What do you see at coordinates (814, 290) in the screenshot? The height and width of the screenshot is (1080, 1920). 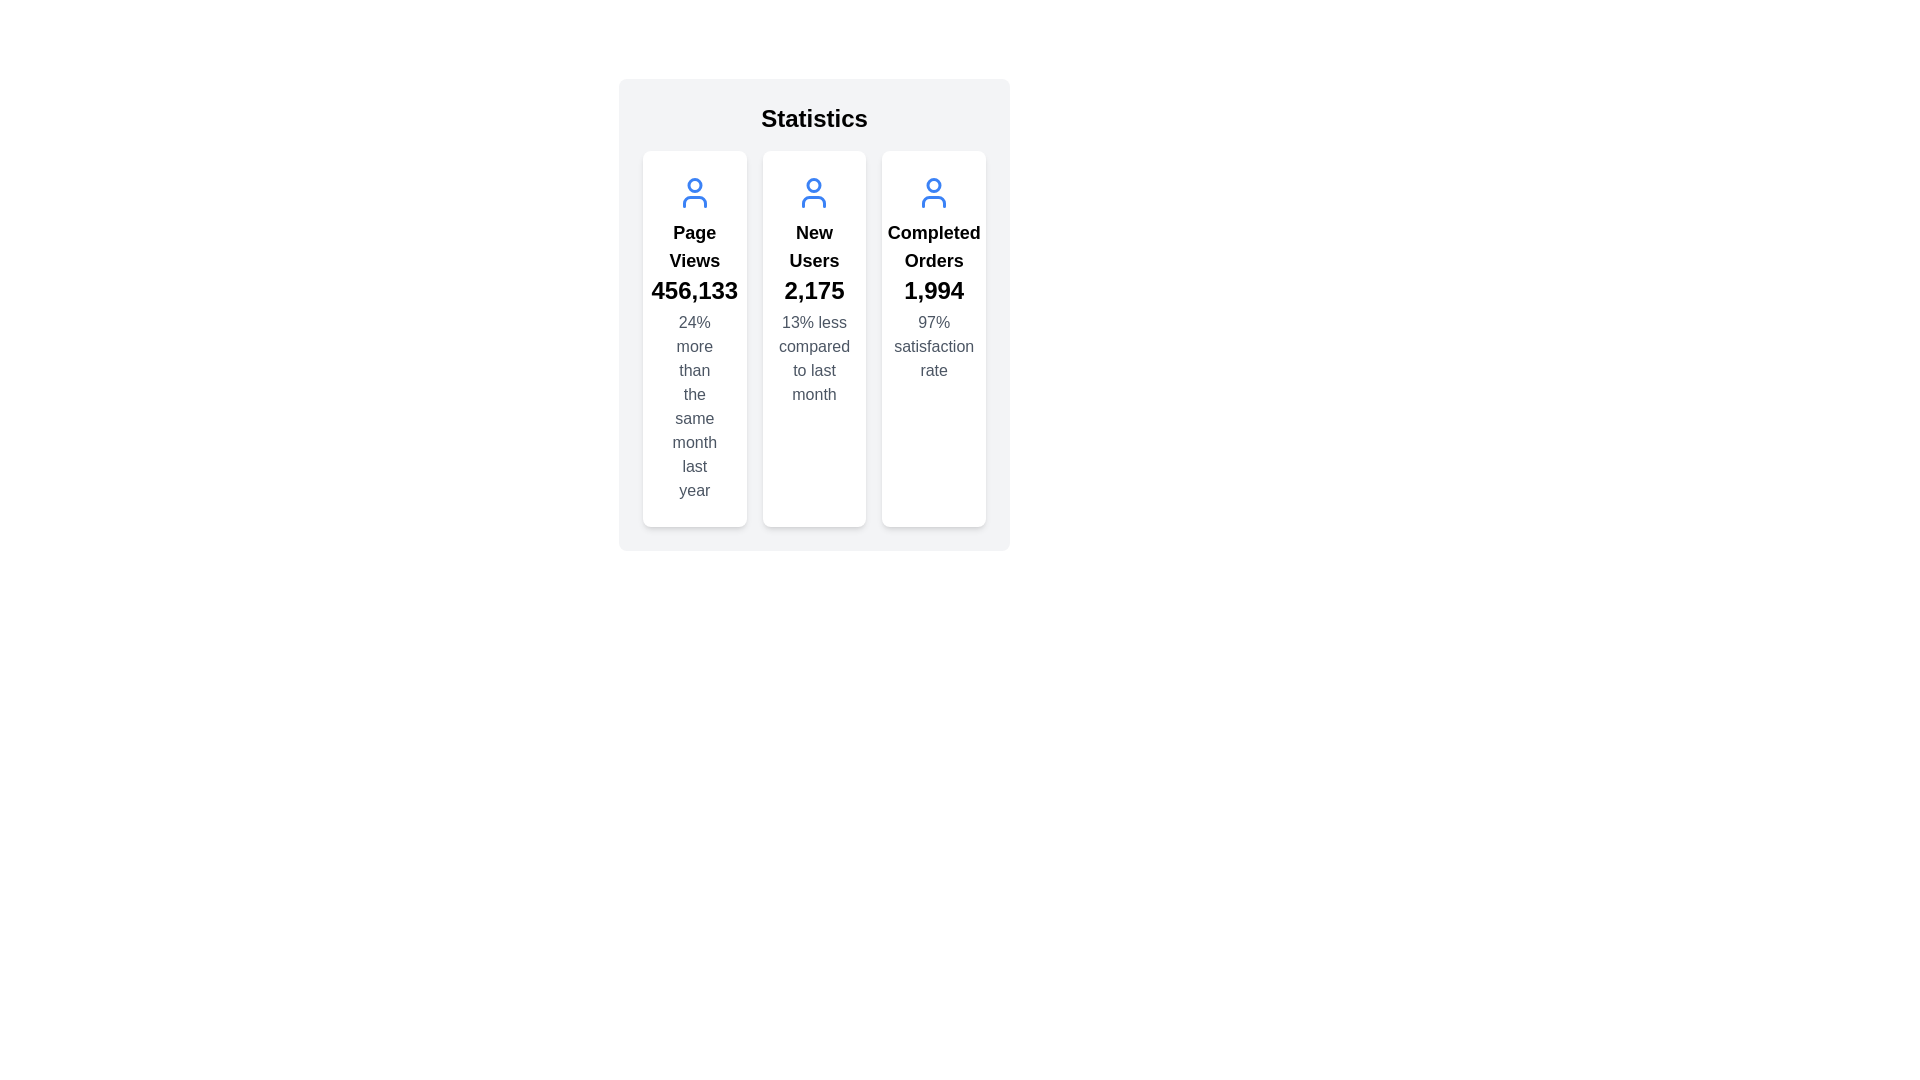 I see `bold number '2,175' displayed prominently in the center of the second card titled 'New Users'` at bounding box center [814, 290].